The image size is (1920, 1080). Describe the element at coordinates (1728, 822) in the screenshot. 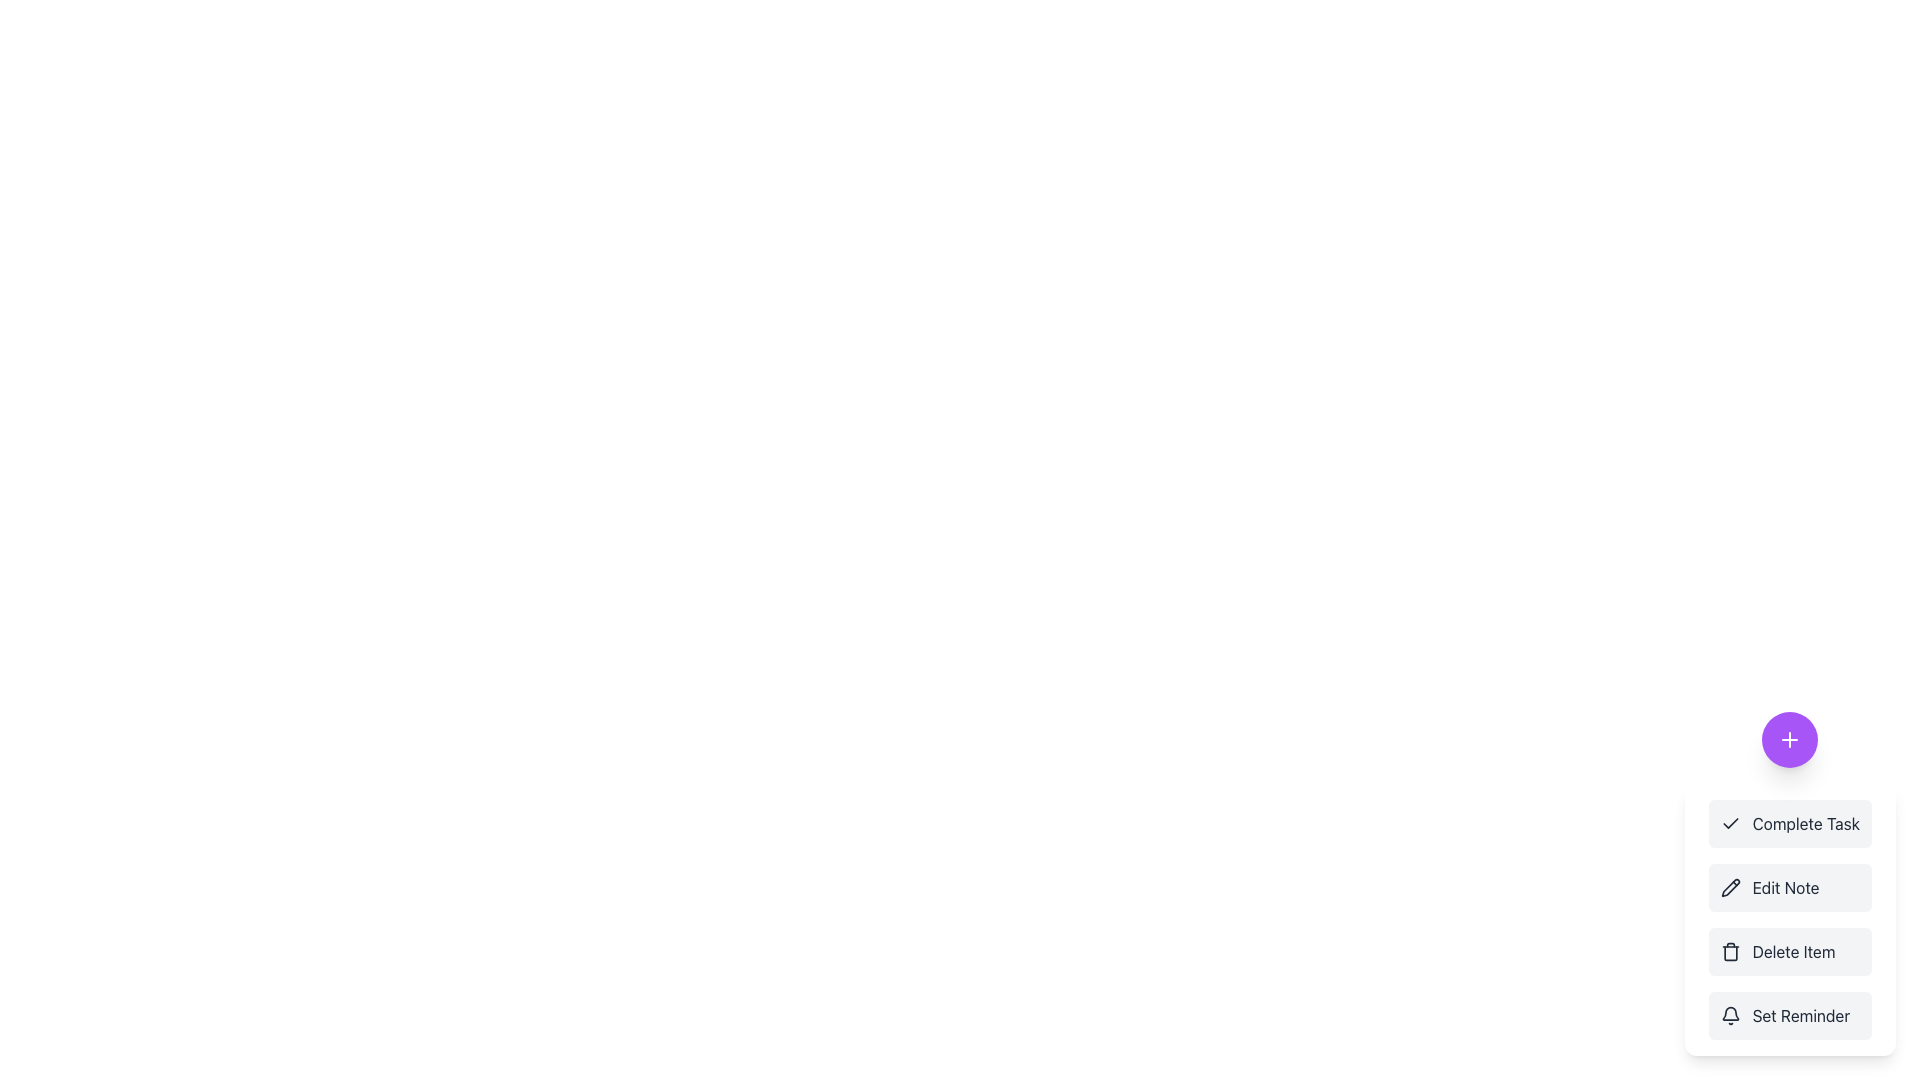

I see `the check mark icon` at that location.